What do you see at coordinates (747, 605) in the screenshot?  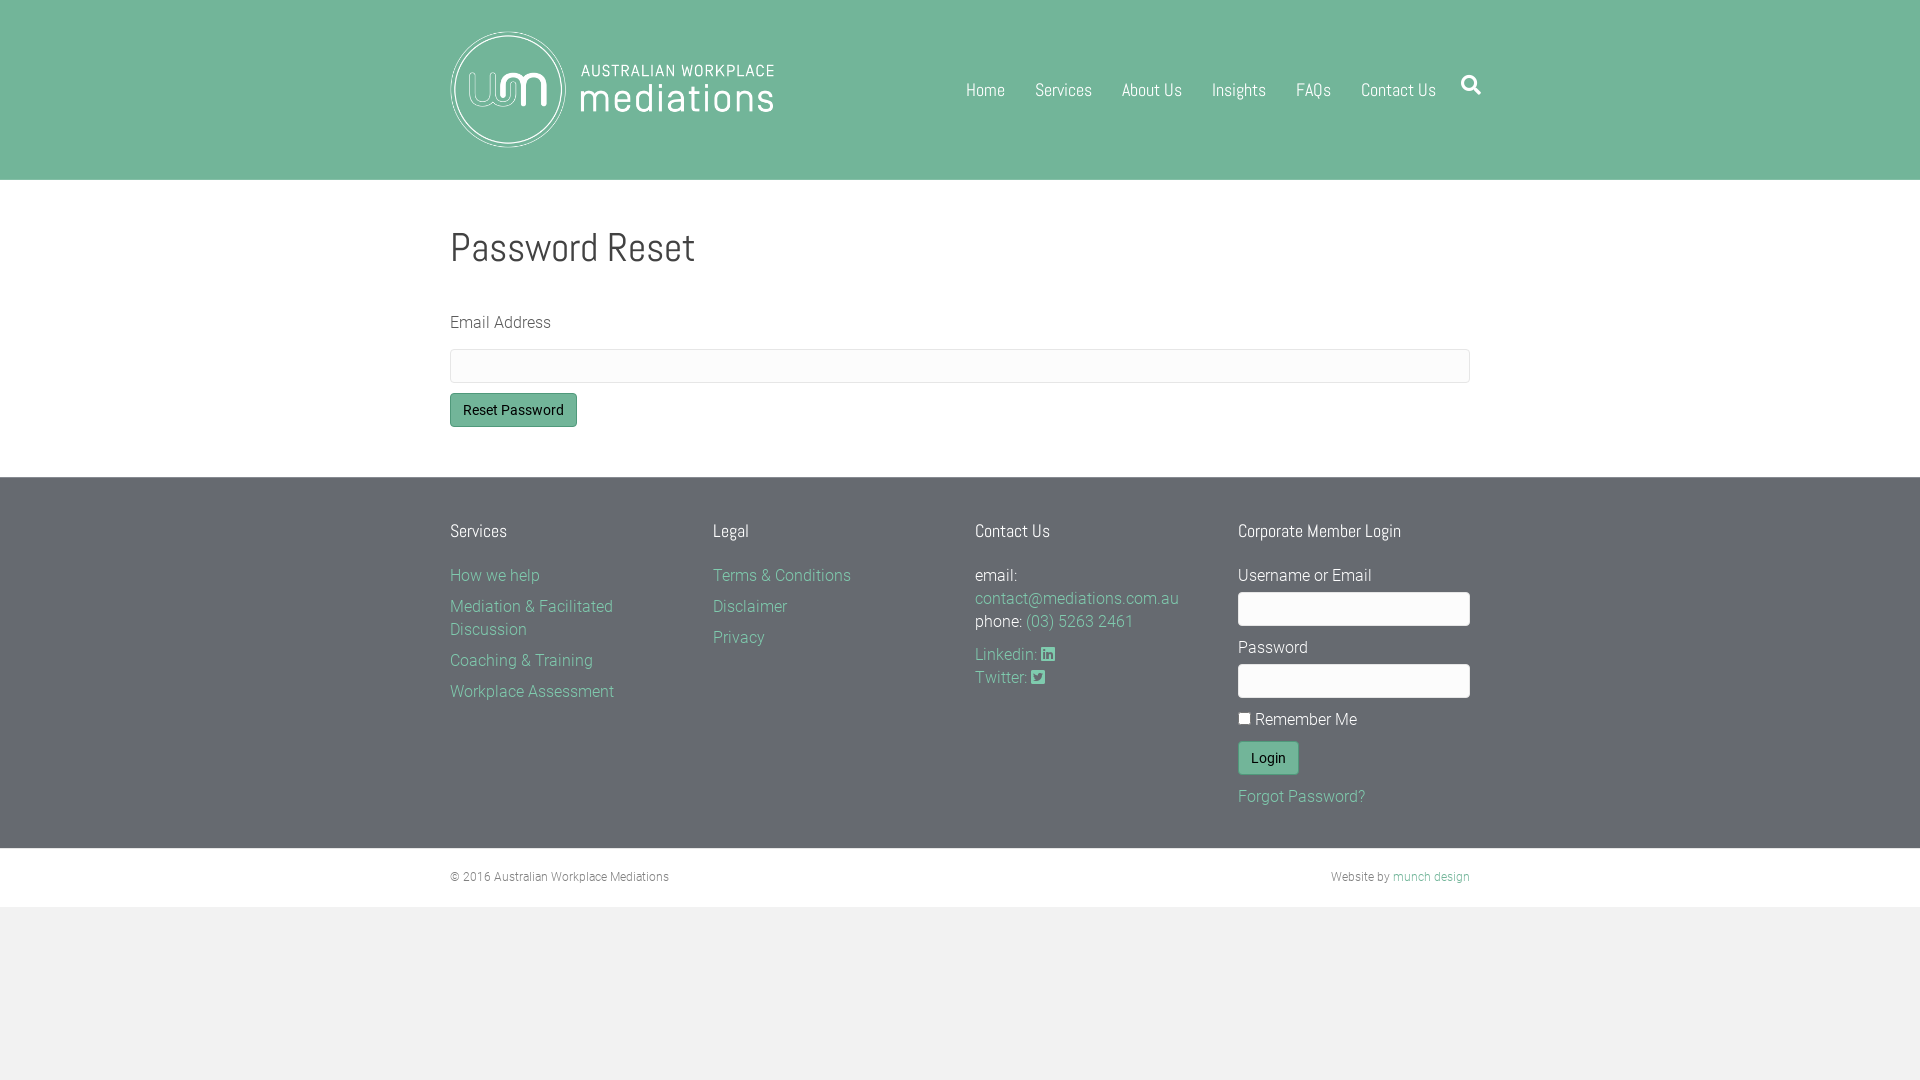 I see `'Disclaimer'` at bounding box center [747, 605].